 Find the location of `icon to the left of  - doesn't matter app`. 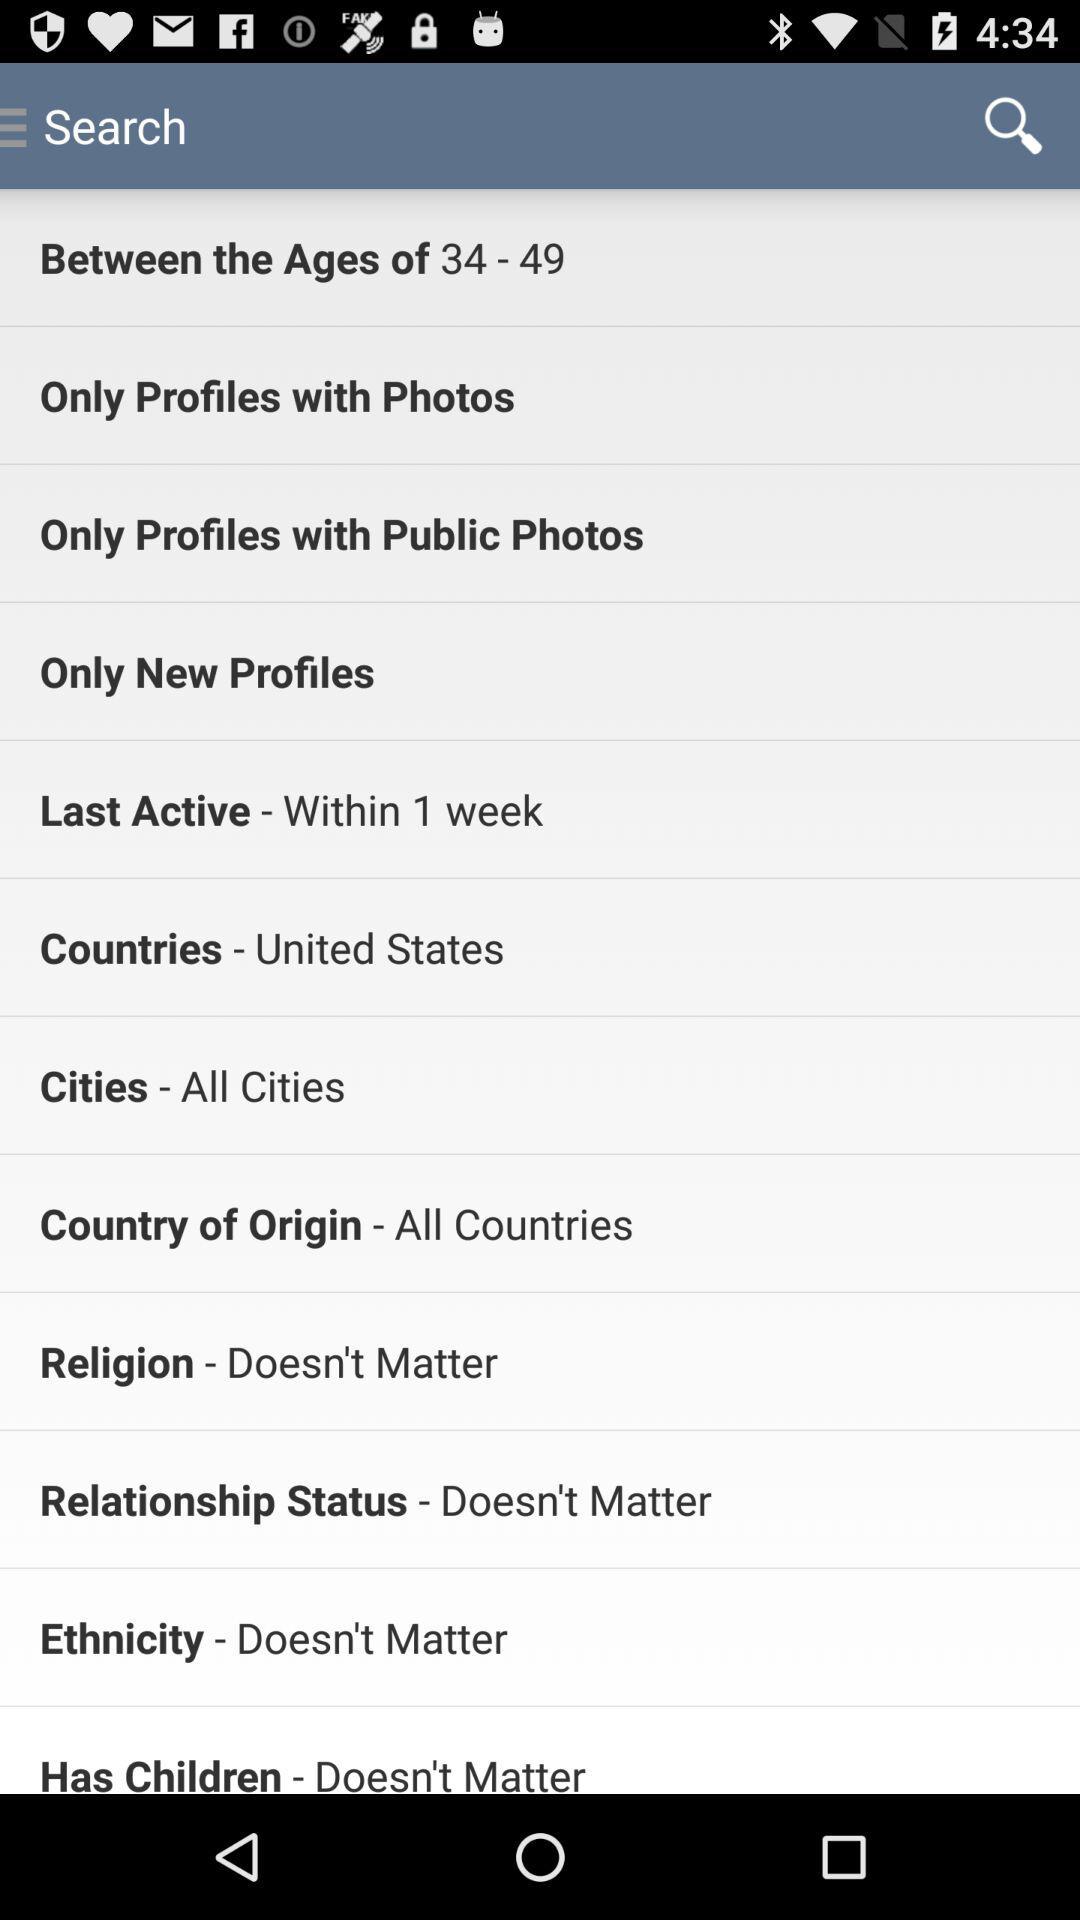

icon to the left of  - doesn't matter app is located at coordinates (121, 1637).